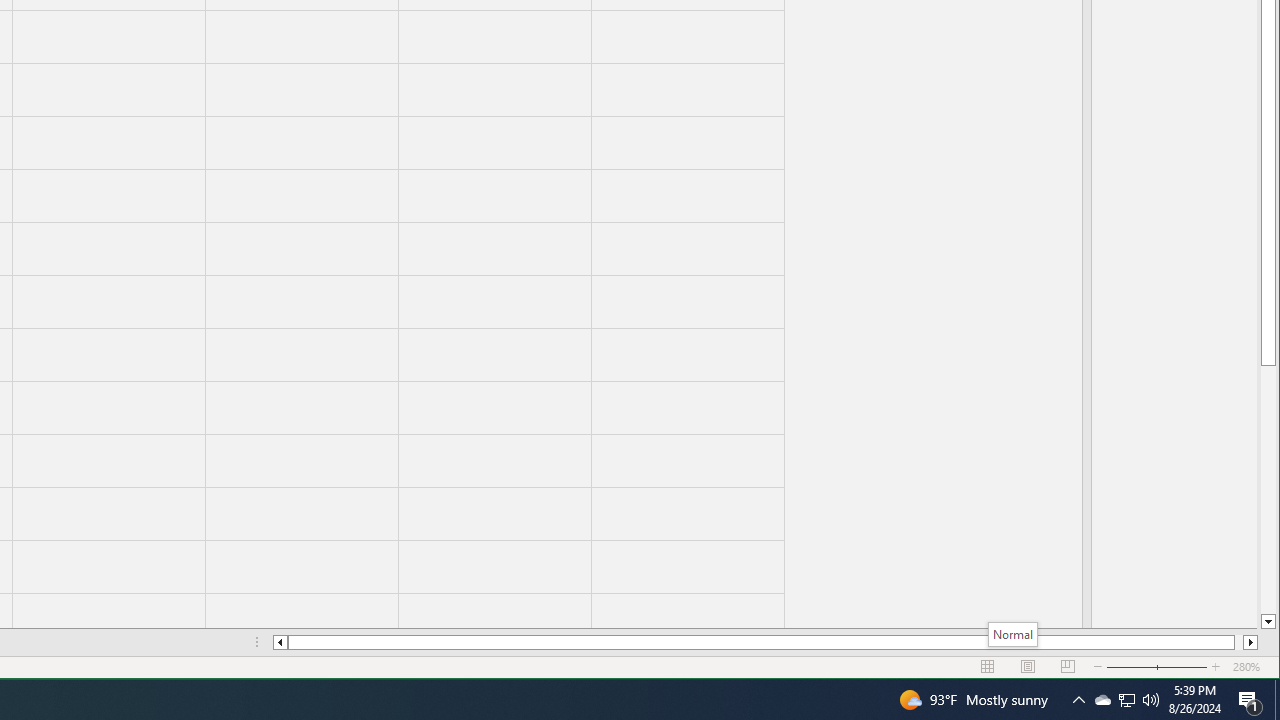 Image resolution: width=1280 pixels, height=720 pixels. I want to click on 'Action Center, 1 new notification', so click(1250, 698).